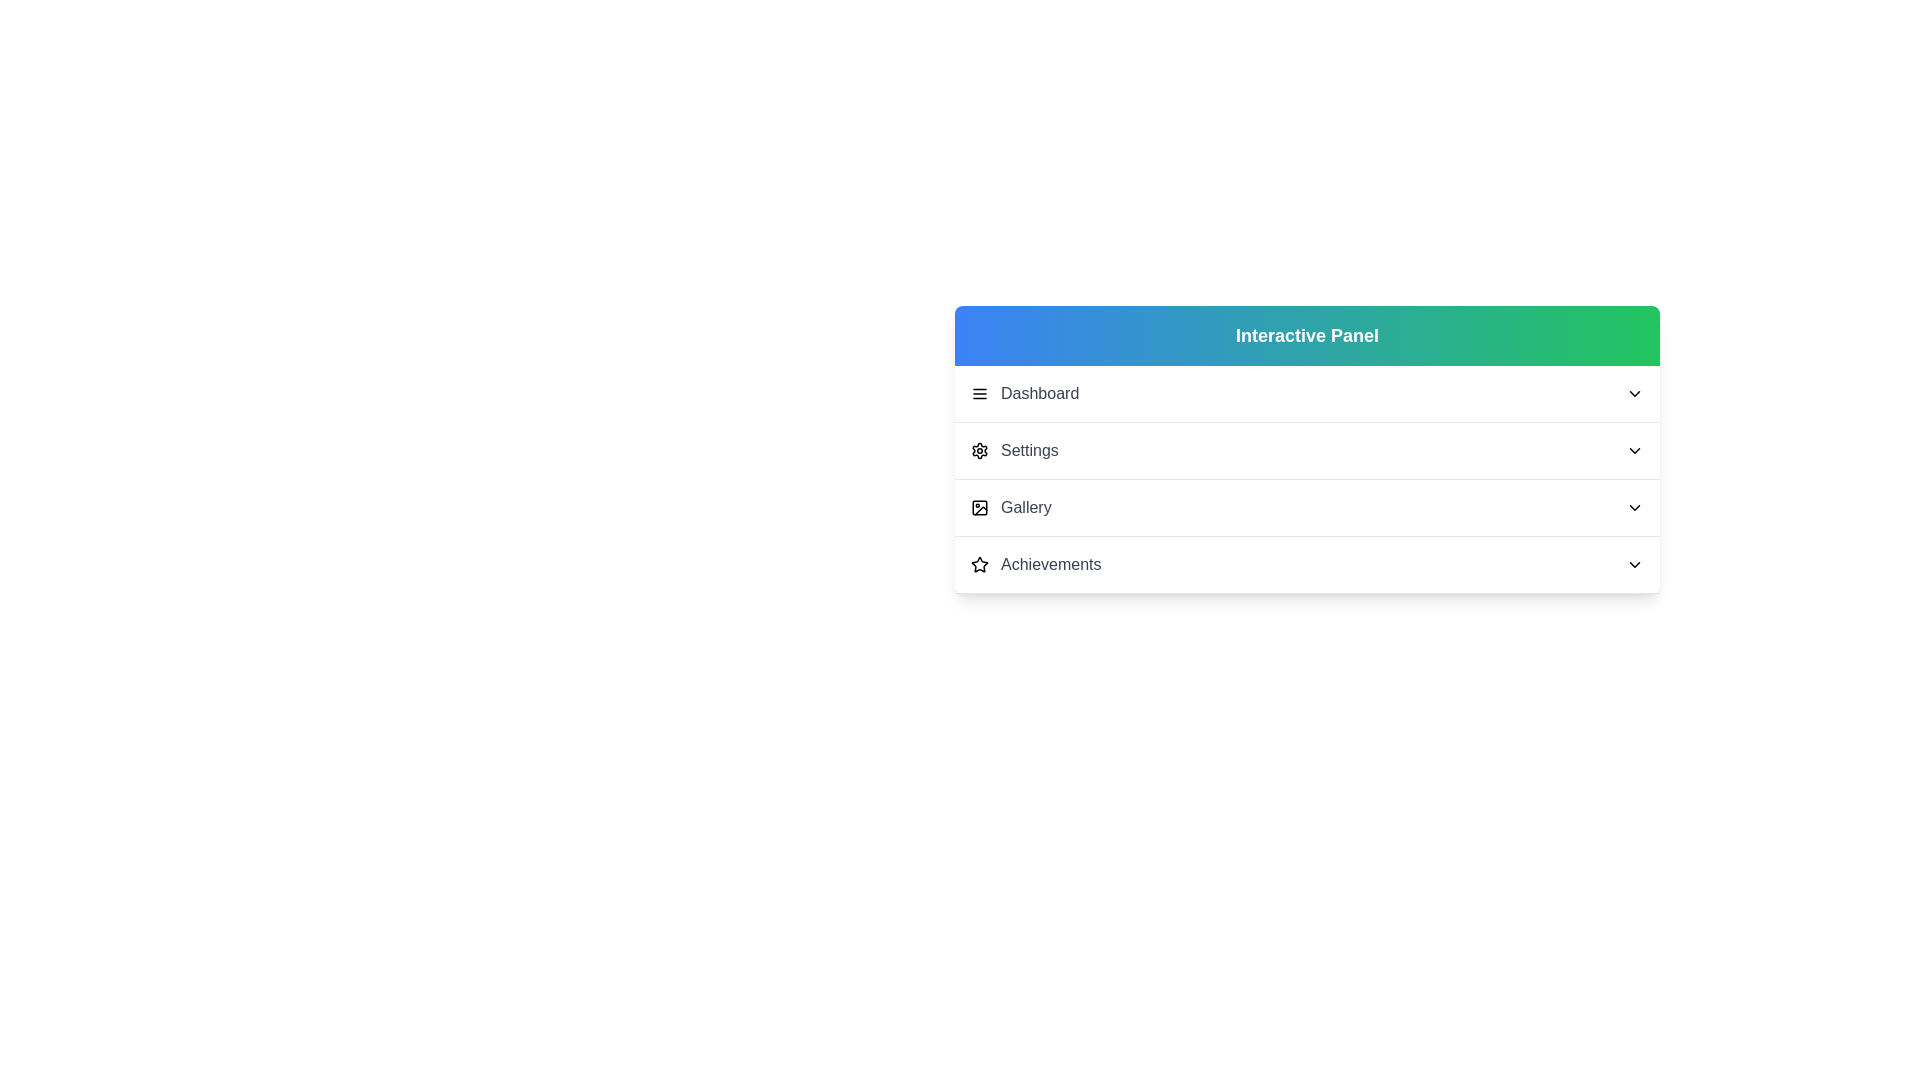 This screenshot has height=1080, width=1920. Describe the element at coordinates (1307, 565) in the screenshot. I see `the 'Achievements' menu item, which is the last item in the vertical list` at that location.